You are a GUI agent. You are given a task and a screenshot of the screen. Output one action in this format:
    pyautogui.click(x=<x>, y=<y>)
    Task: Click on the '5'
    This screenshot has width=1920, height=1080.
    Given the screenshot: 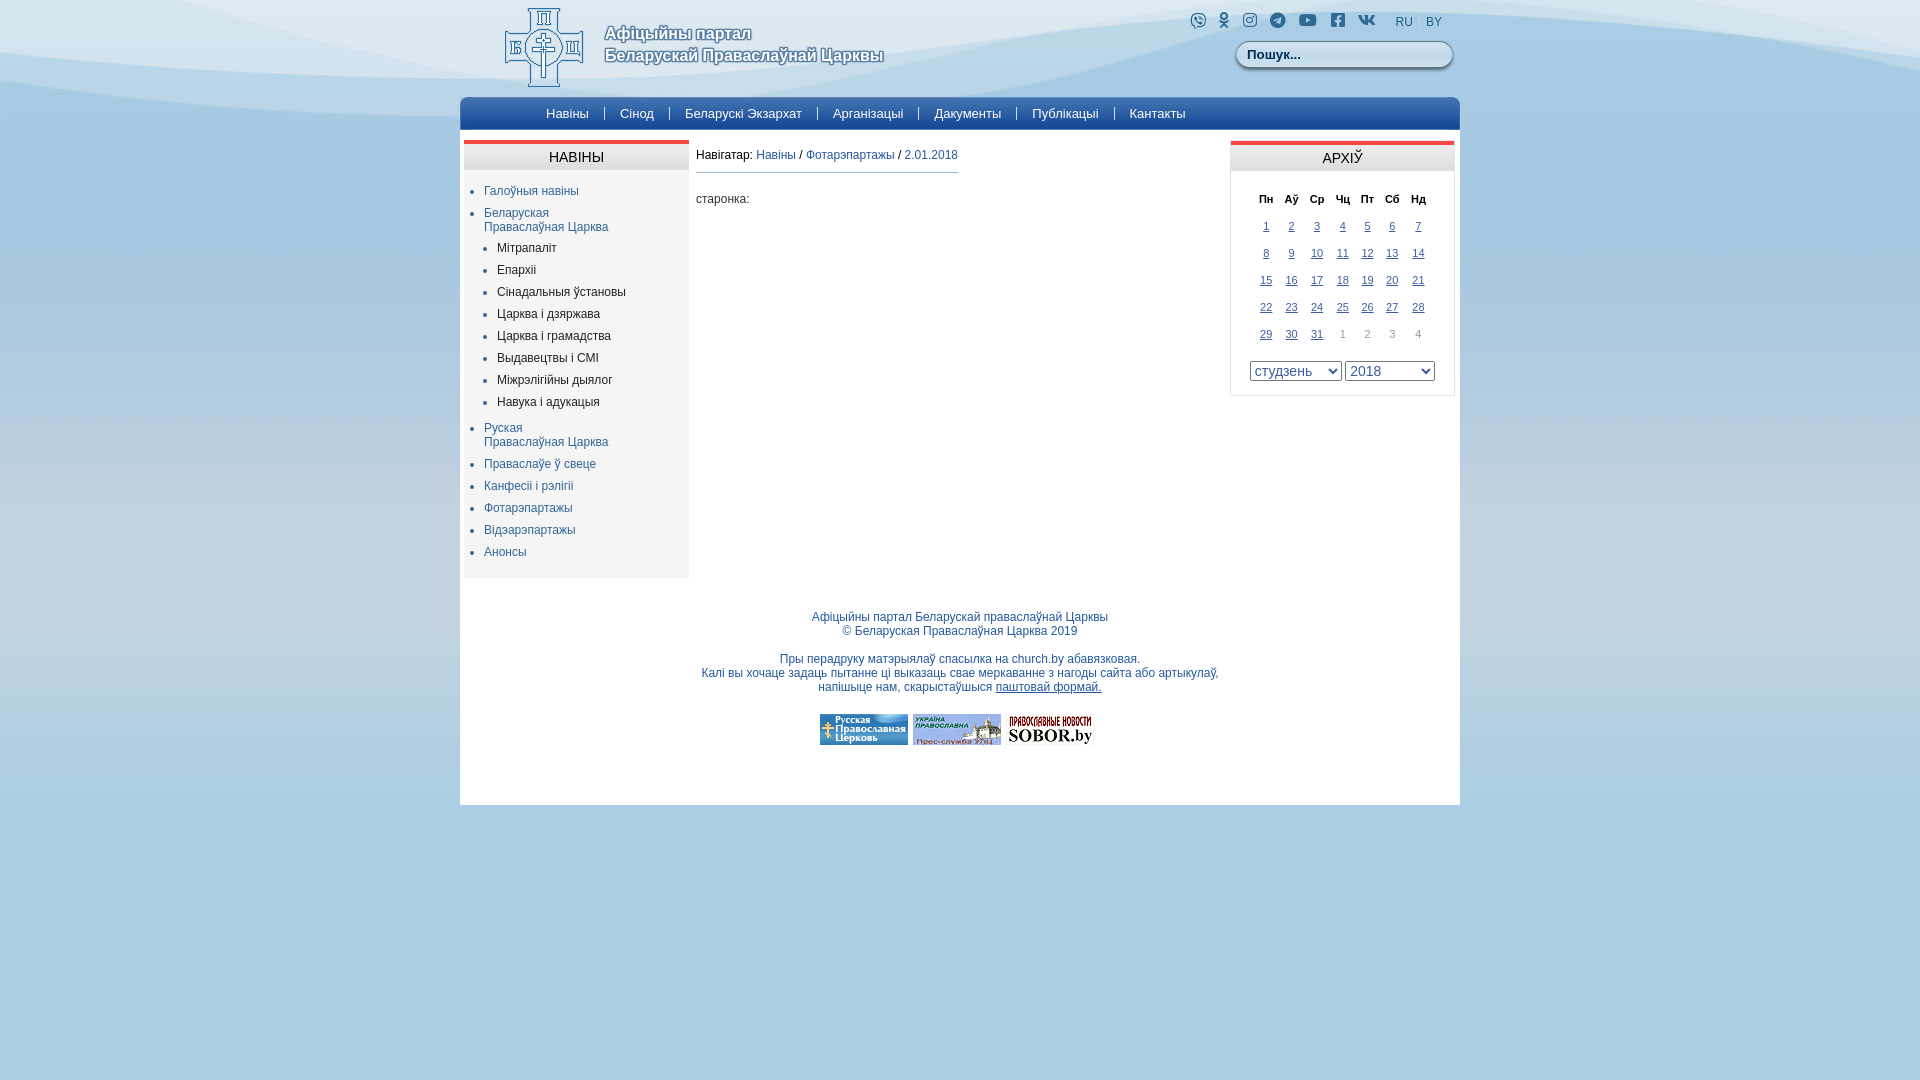 What is the action you would take?
    pyautogui.click(x=1366, y=225)
    